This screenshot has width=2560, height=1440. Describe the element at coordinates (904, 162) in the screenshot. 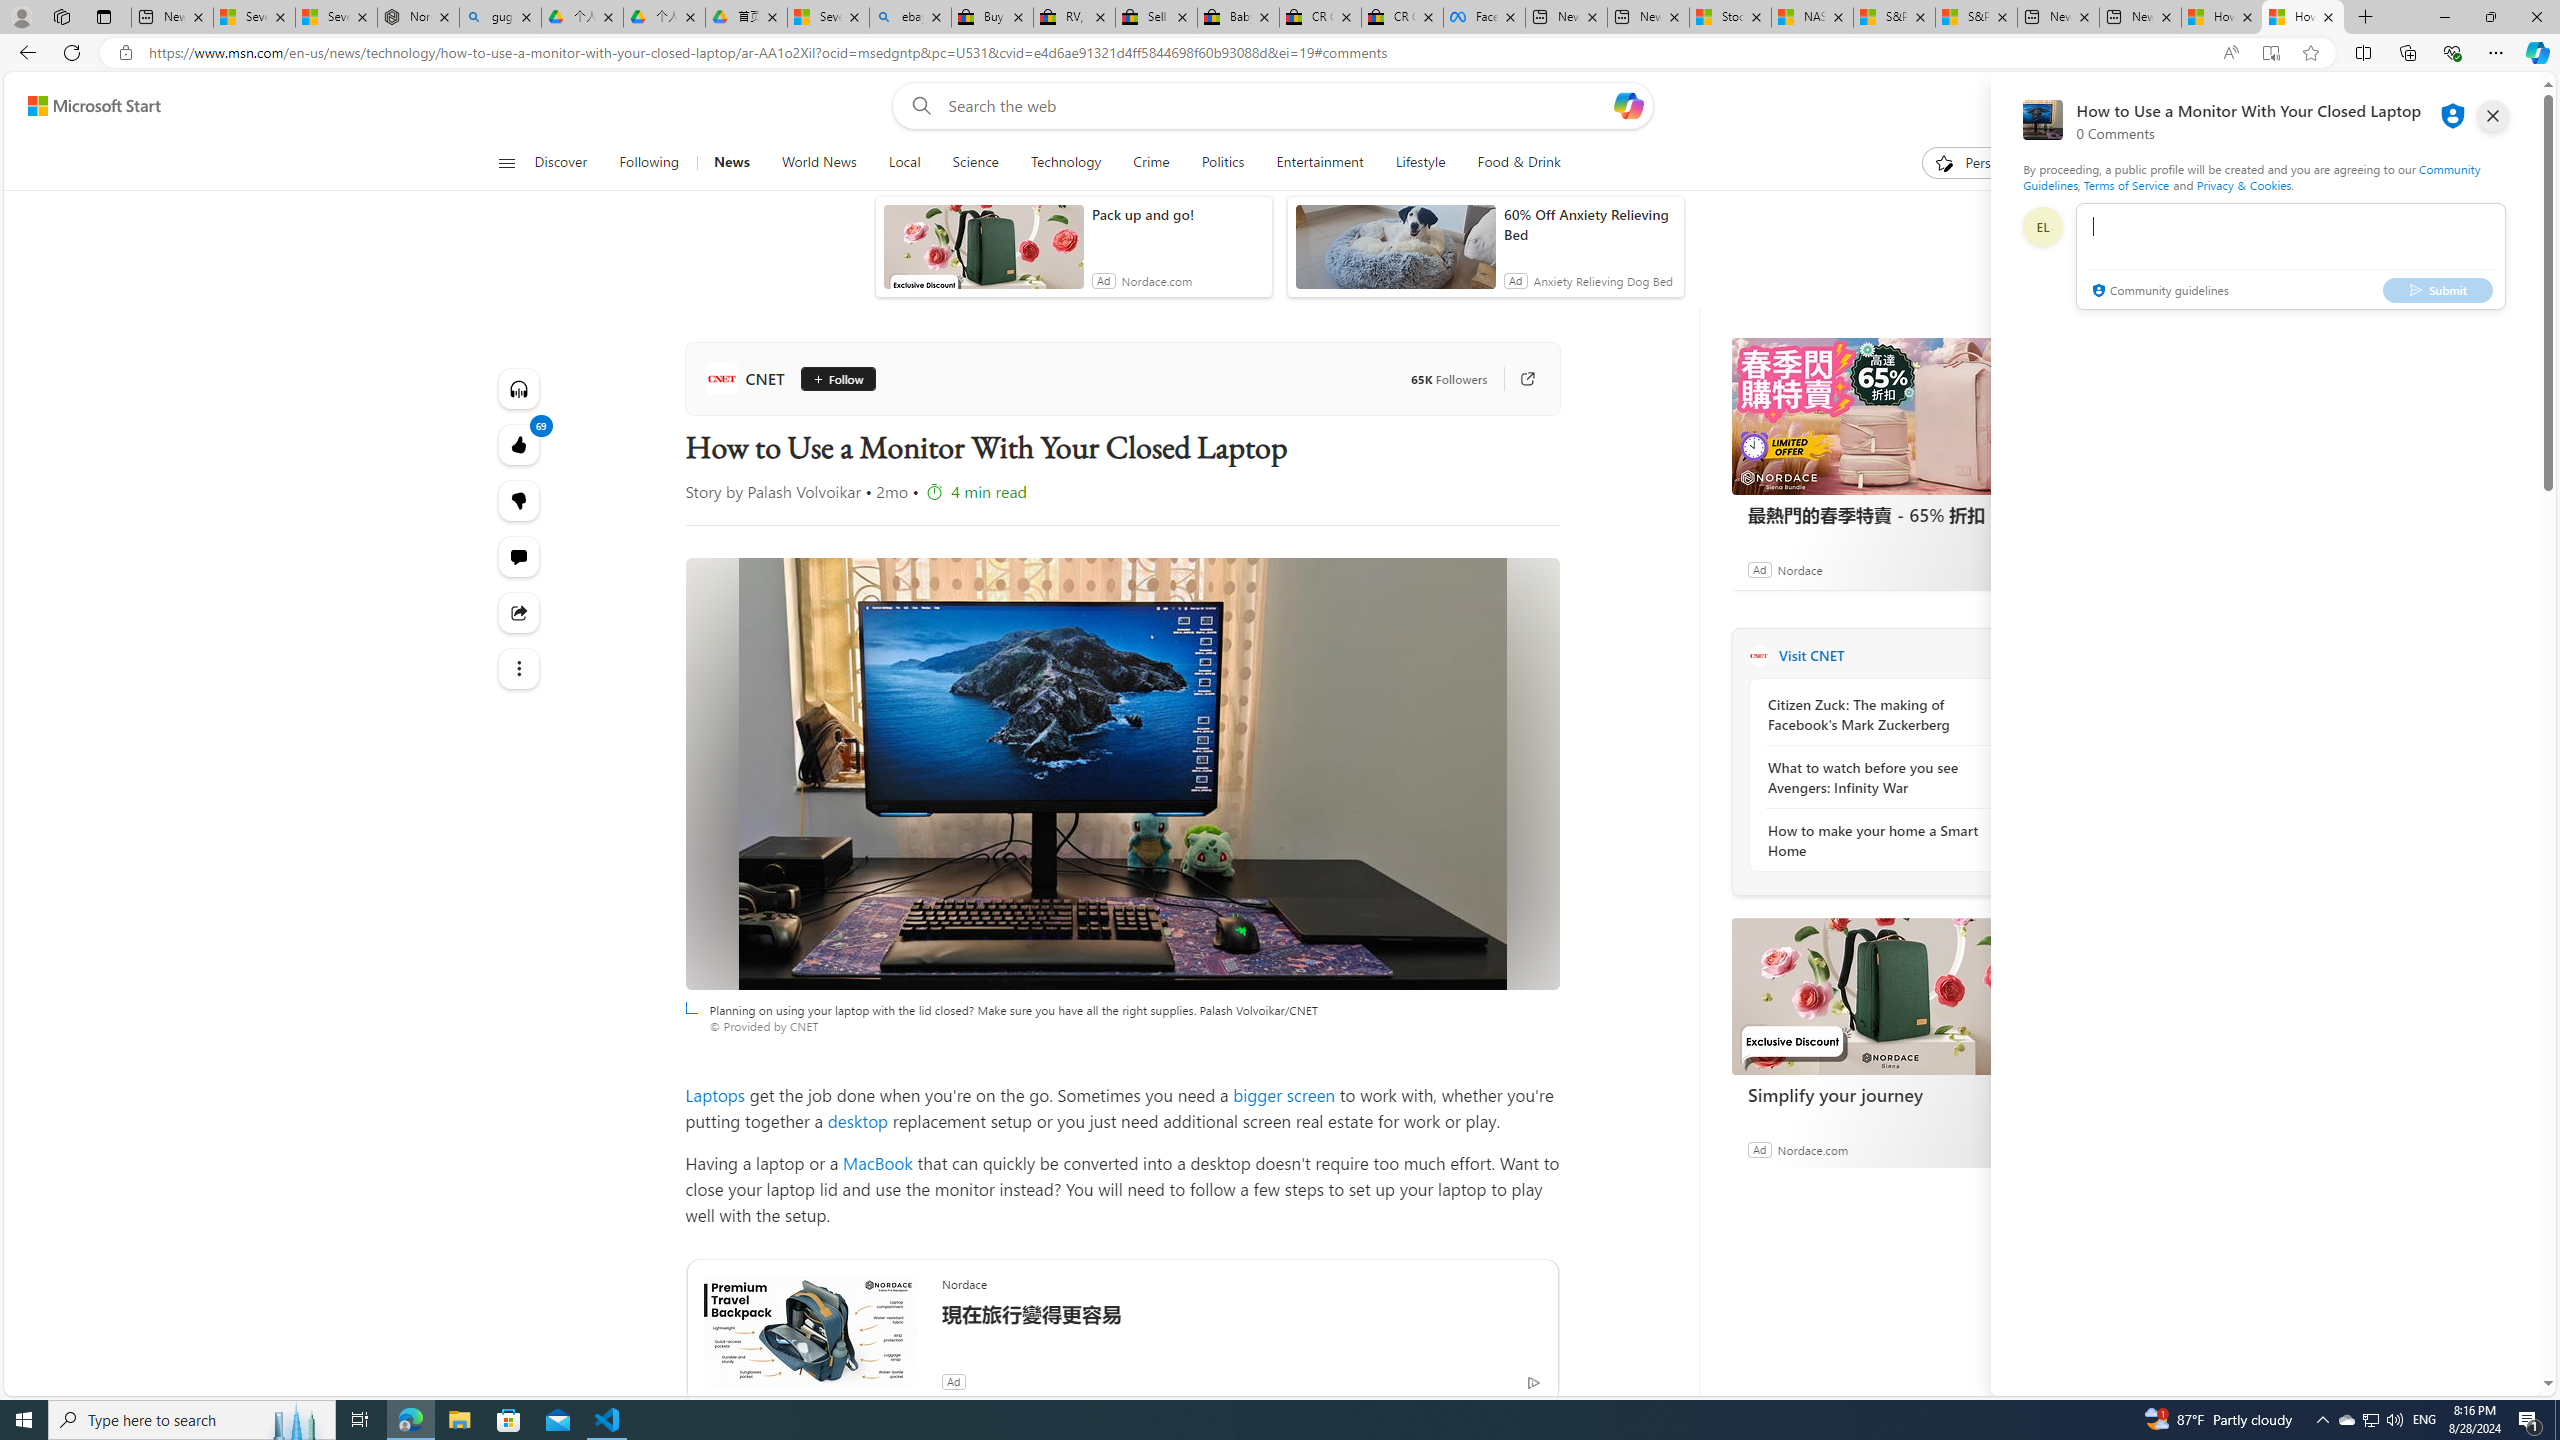

I see `'Local'` at that location.